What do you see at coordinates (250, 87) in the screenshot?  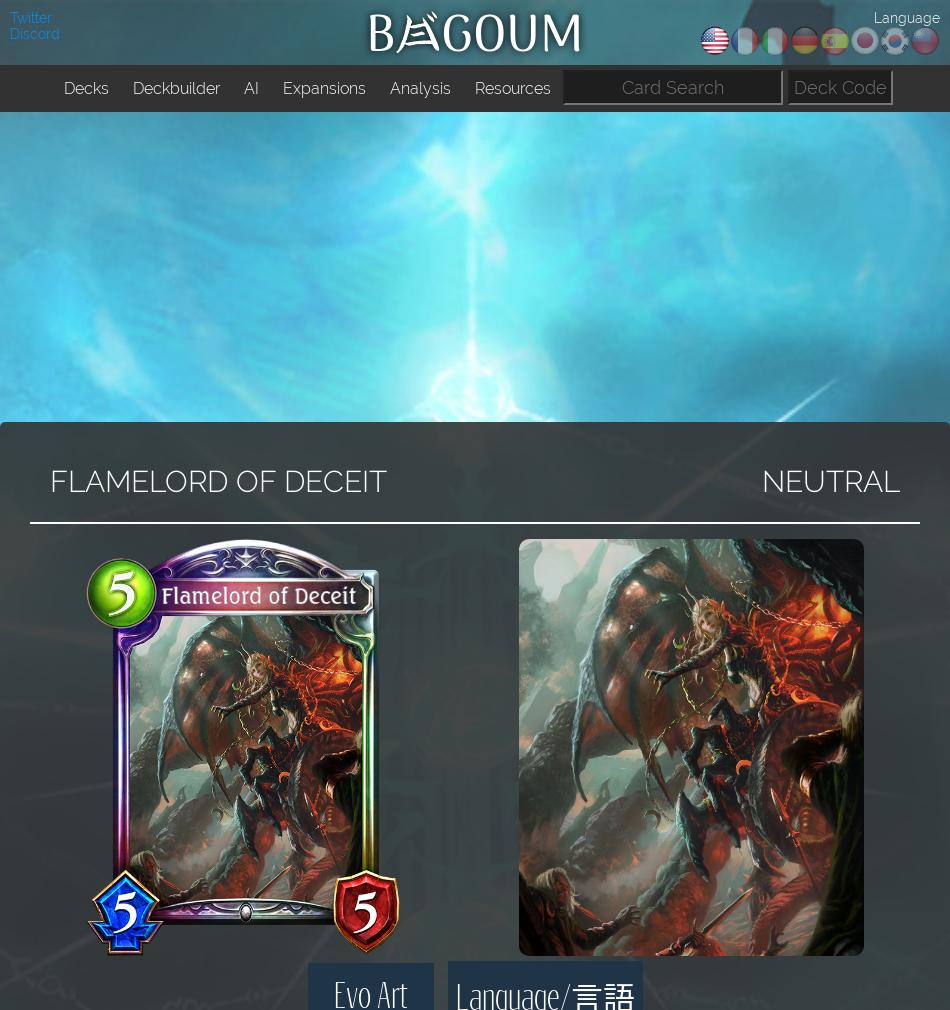 I see `'AI'` at bounding box center [250, 87].